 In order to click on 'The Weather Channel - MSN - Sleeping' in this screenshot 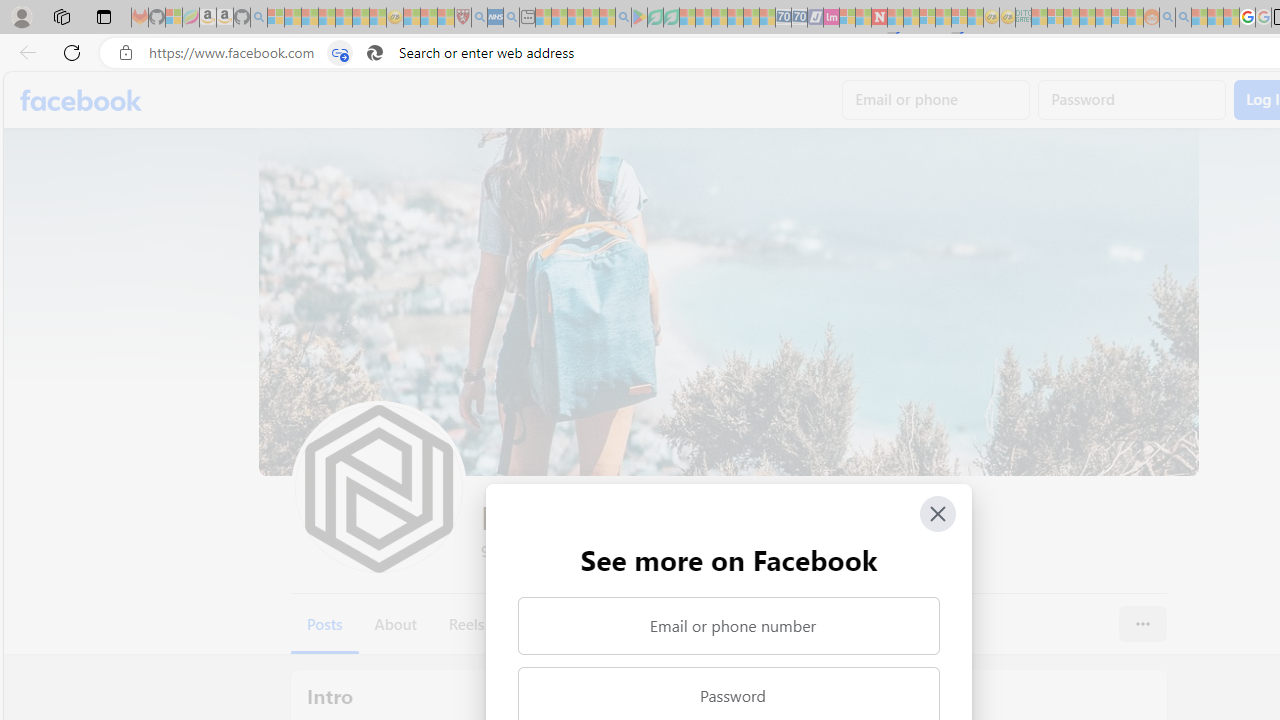, I will do `click(308, 17)`.